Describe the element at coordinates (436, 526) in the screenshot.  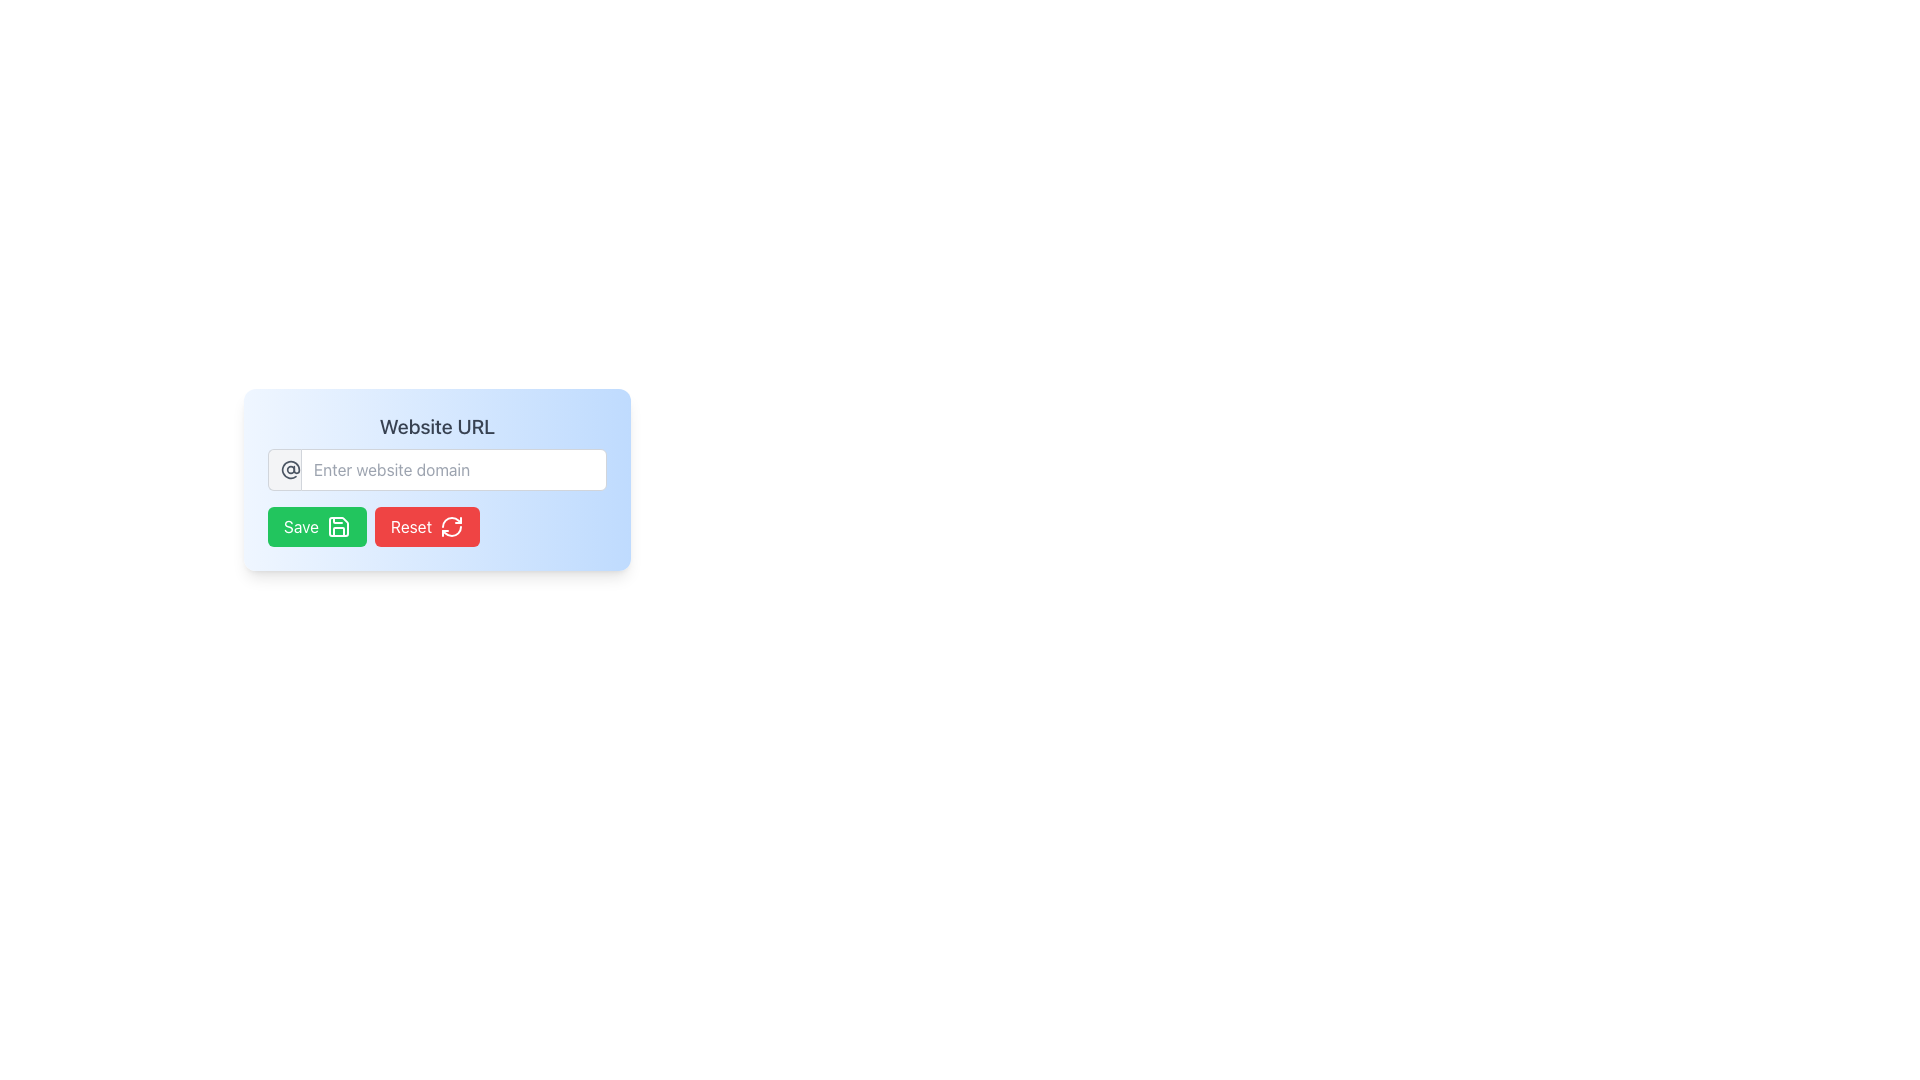
I see `the 'Reset' button located within the Horizontal Button Group at the bottom of the 'Website URL' card component` at that location.